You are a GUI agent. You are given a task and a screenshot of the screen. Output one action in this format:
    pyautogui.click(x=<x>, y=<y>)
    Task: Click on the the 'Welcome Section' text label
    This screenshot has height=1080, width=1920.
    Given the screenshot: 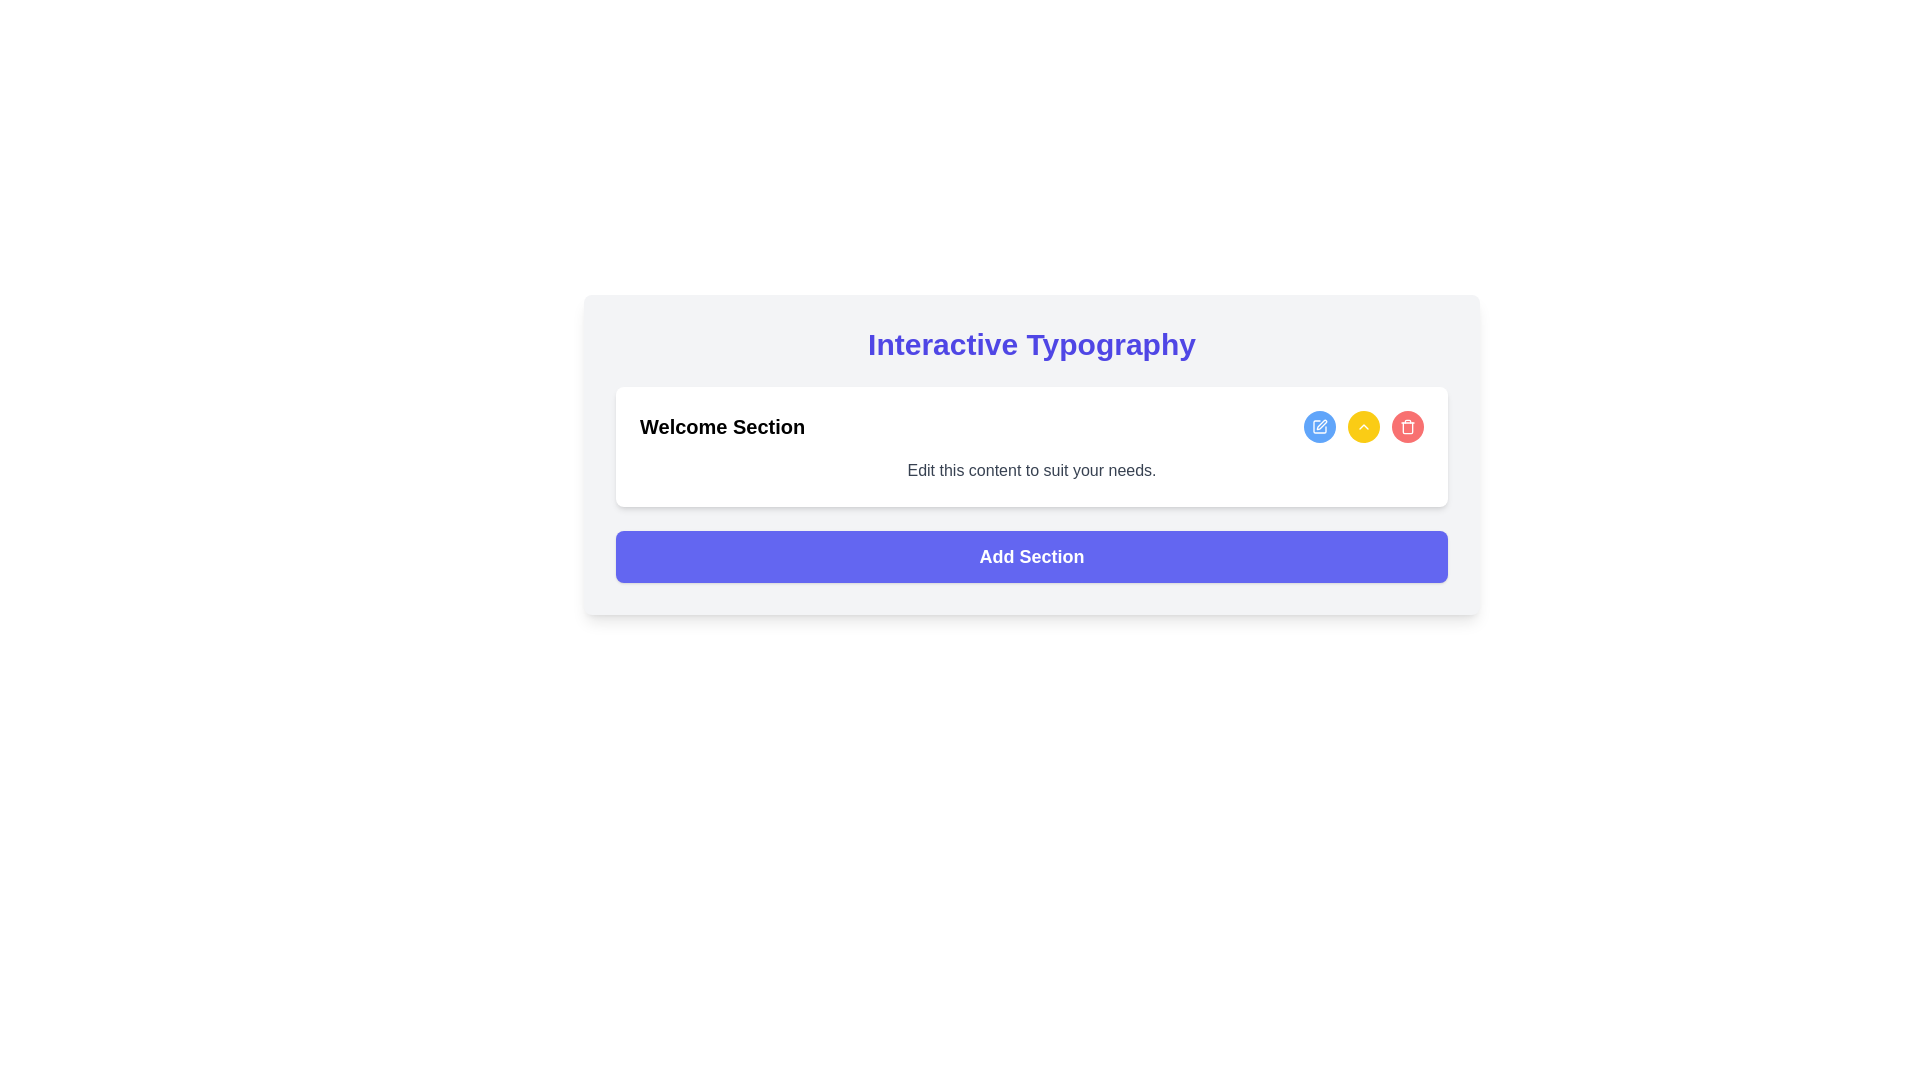 What is the action you would take?
    pyautogui.click(x=721, y=426)
    